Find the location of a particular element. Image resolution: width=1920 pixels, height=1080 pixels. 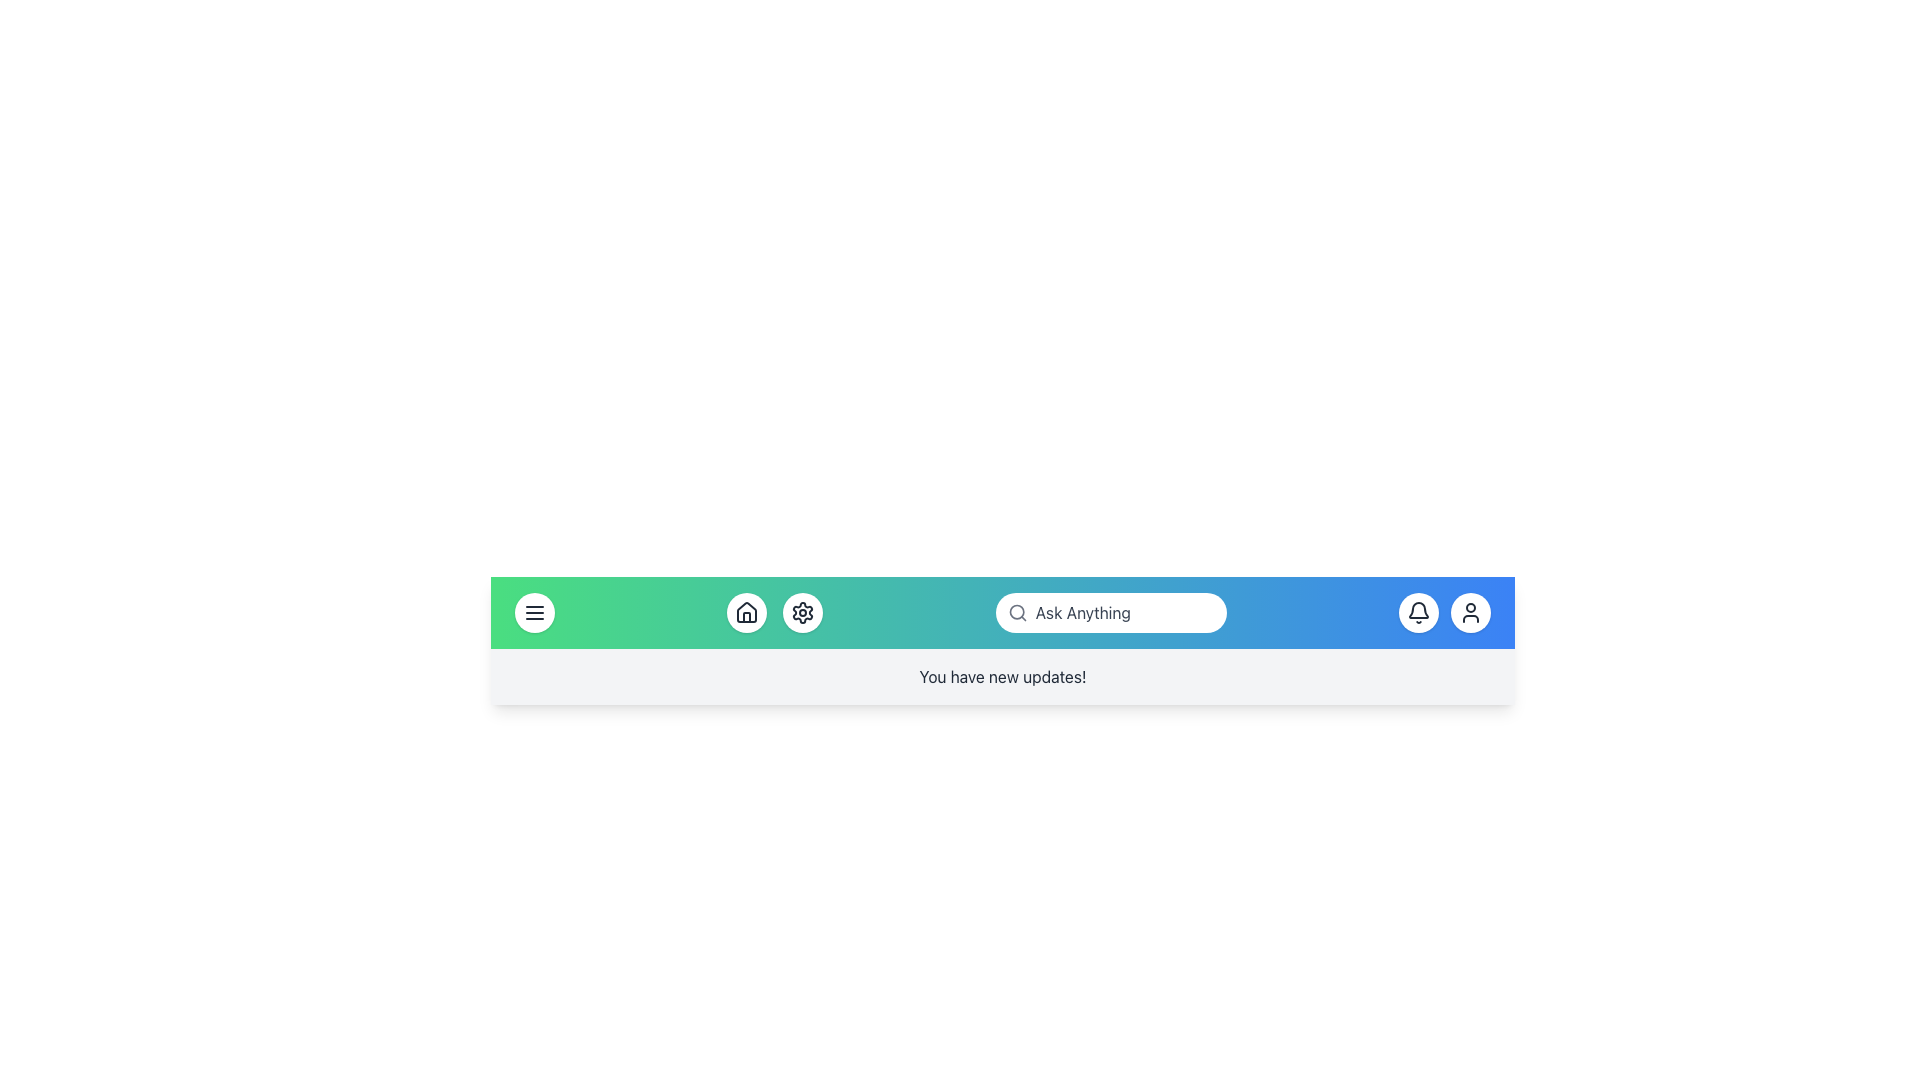

the notification button, which is the first circular icon on the right side of the blue bar is located at coordinates (1418, 612).